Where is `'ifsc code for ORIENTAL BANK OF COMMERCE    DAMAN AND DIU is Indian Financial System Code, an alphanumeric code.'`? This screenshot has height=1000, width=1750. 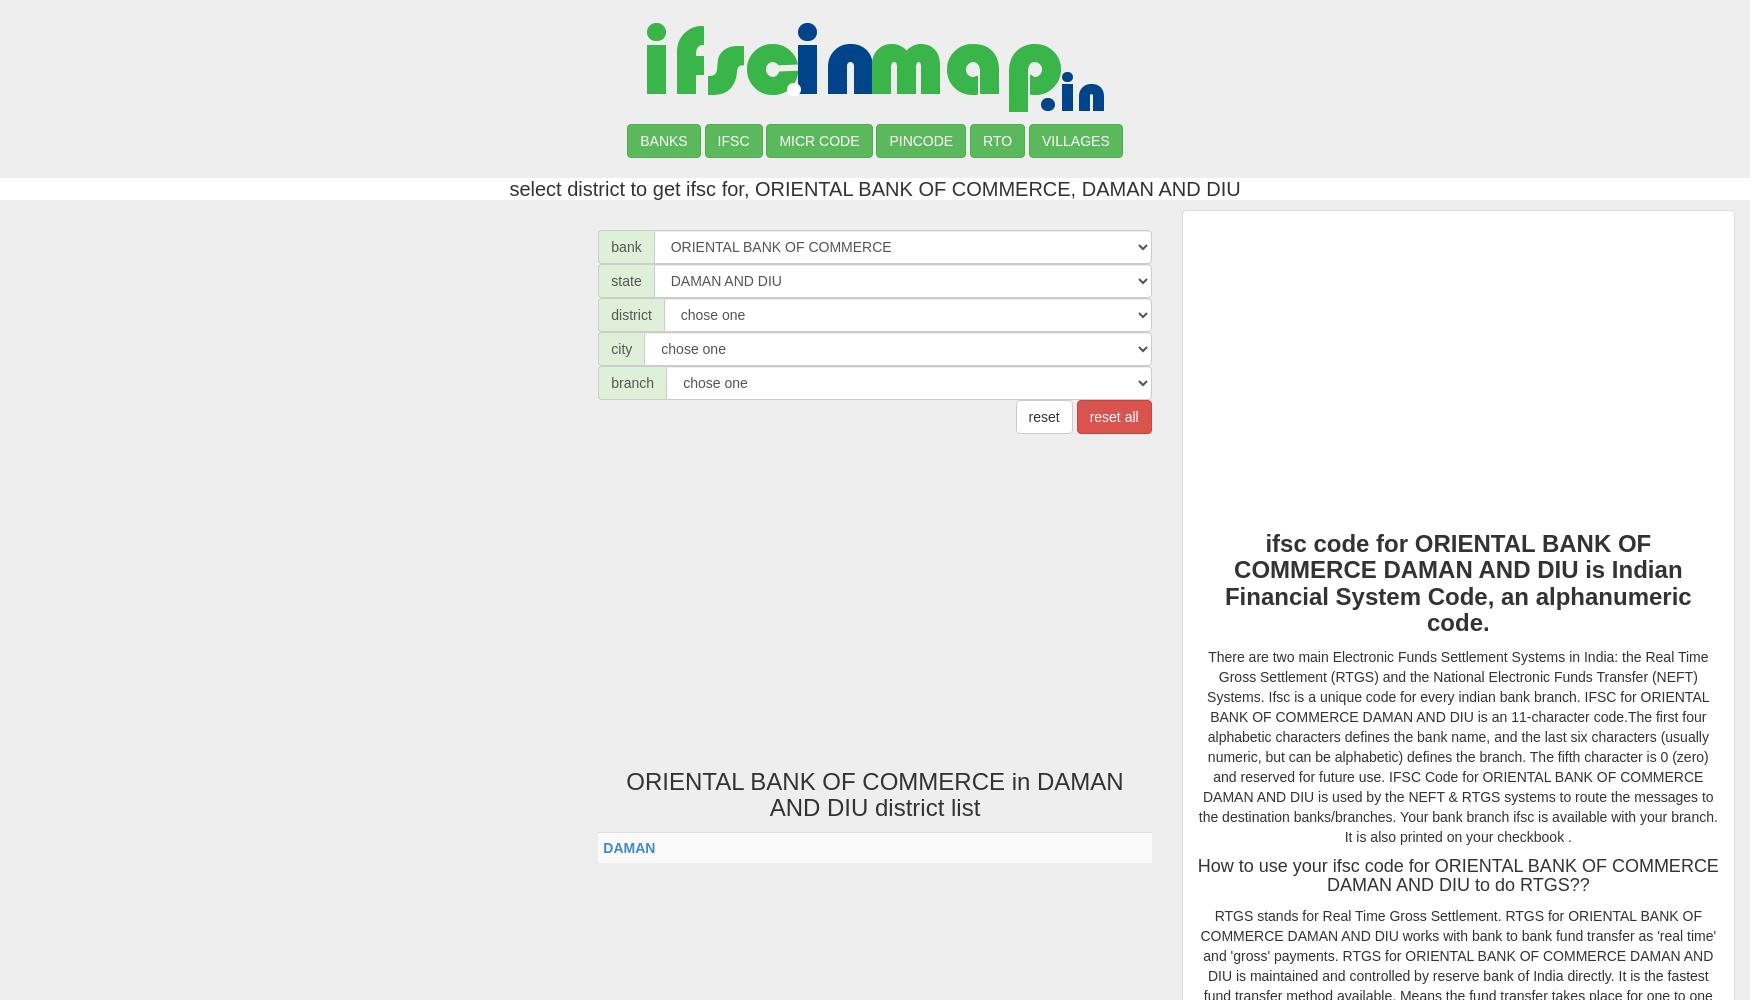
'ifsc code for ORIENTAL BANK OF COMMERCE    DAMAN AND DIU is Indian Financial System Code, an alphanumeric code.' is located at coordinates (1457, 582).